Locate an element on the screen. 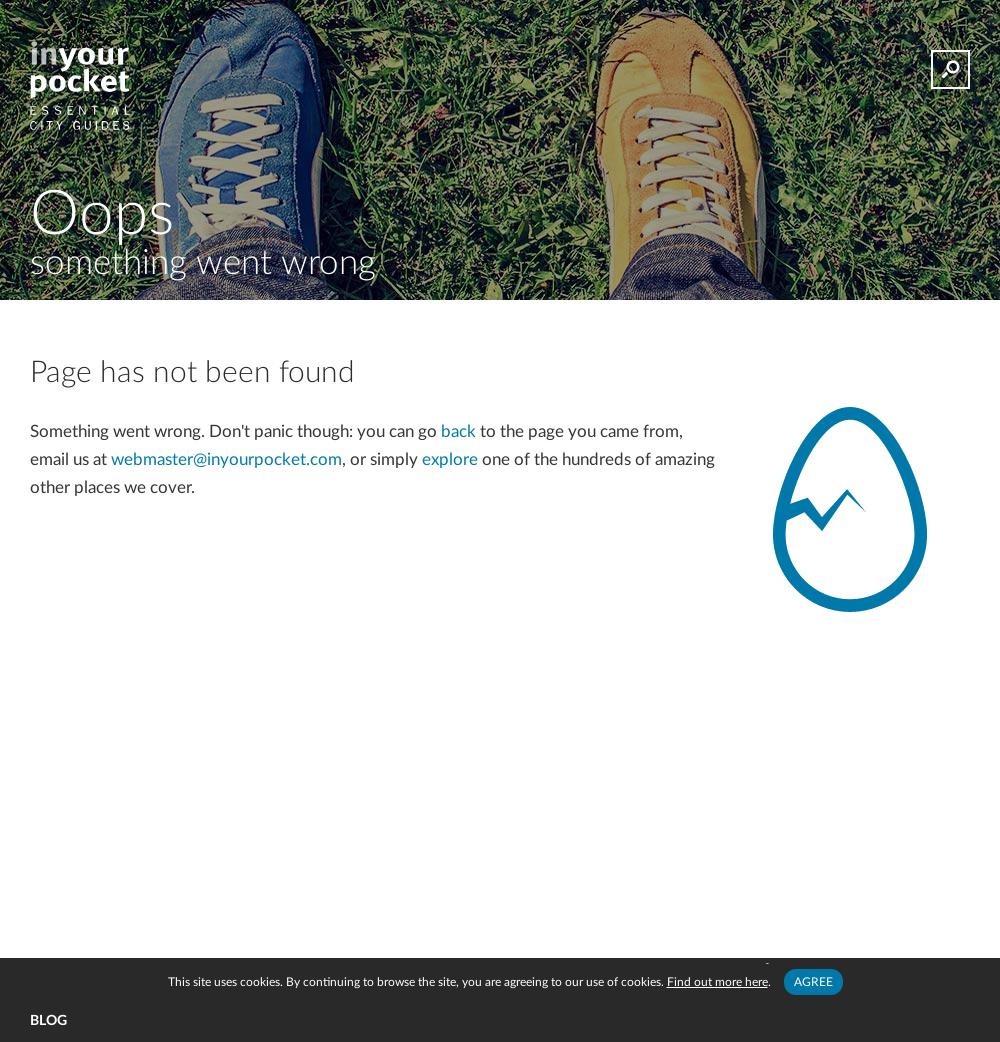 This screenshot has width=1000, height=1042. ',
		      or simply' is located at coordinates (382, 459).